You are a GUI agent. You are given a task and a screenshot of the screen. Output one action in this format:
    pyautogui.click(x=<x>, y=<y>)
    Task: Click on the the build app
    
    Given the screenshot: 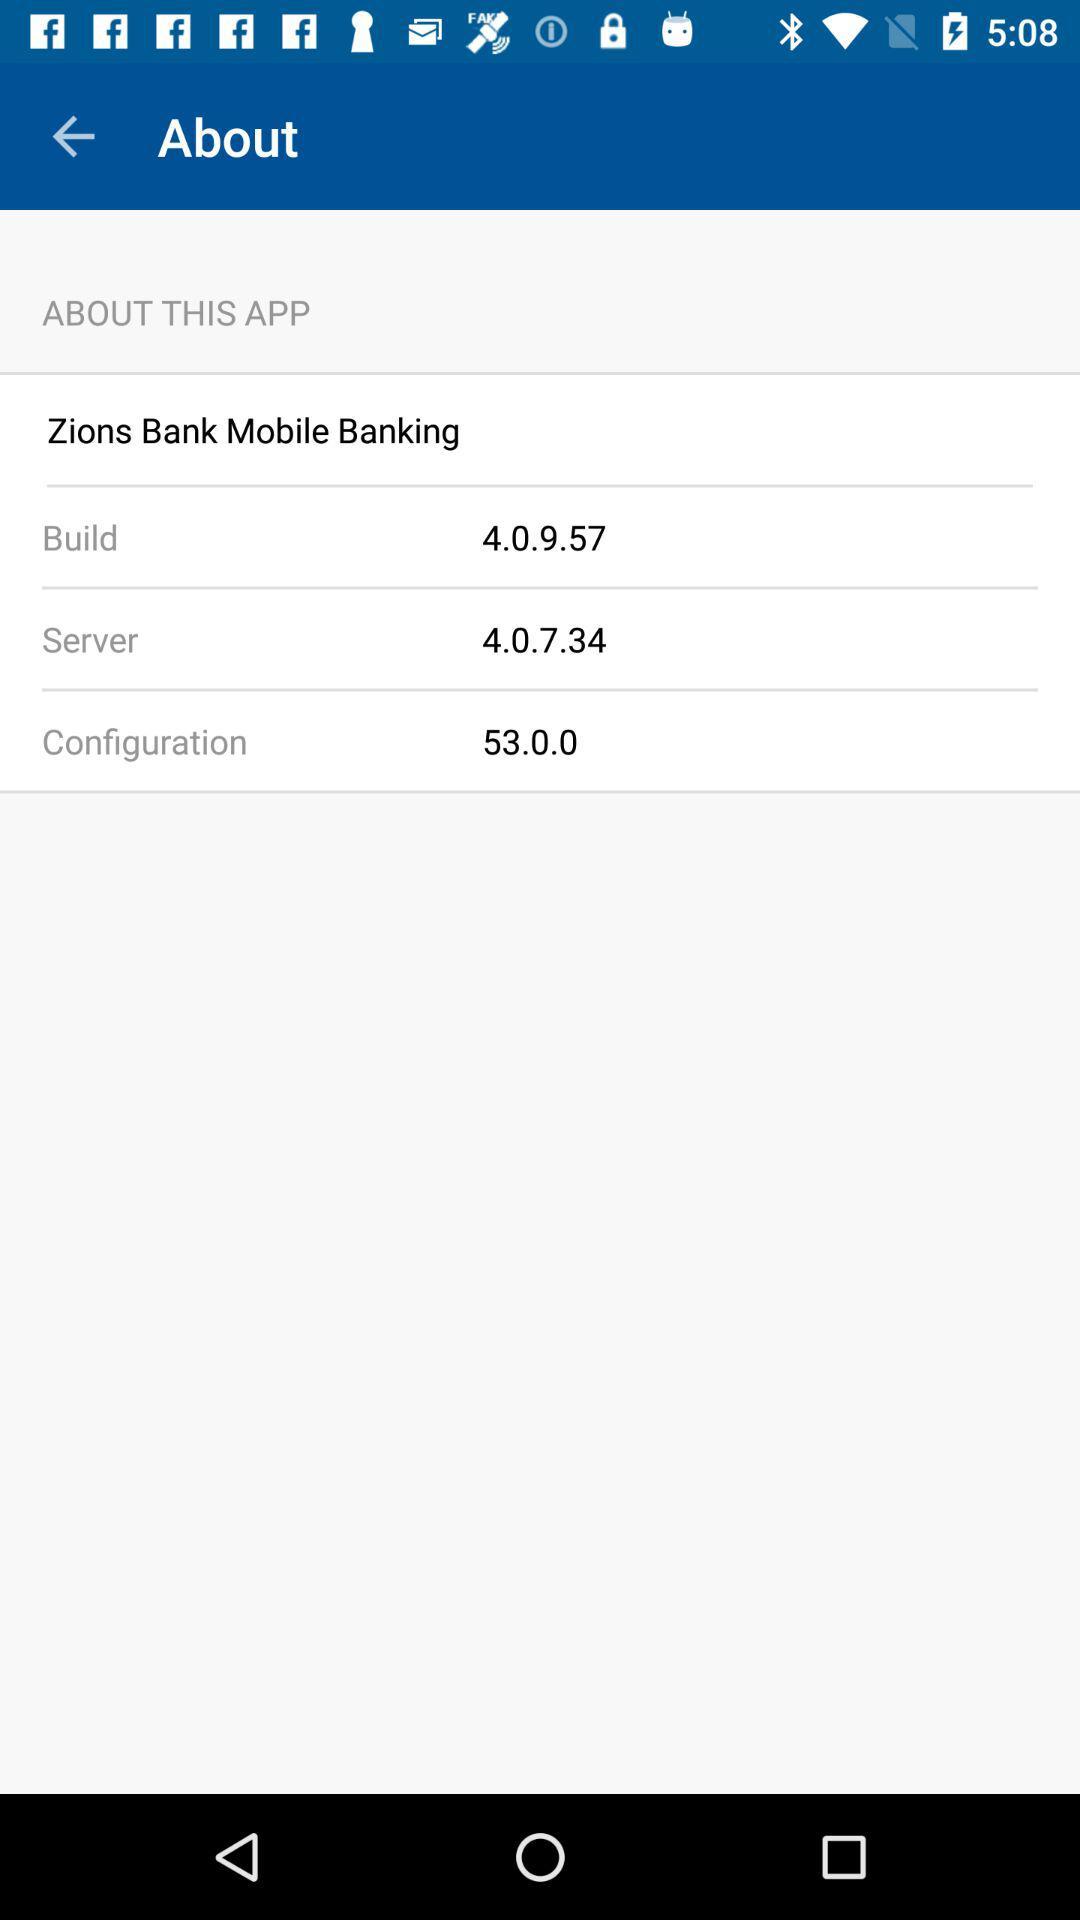 What is the action you would take?
    pyautogui.click(x=240, y=537)
    